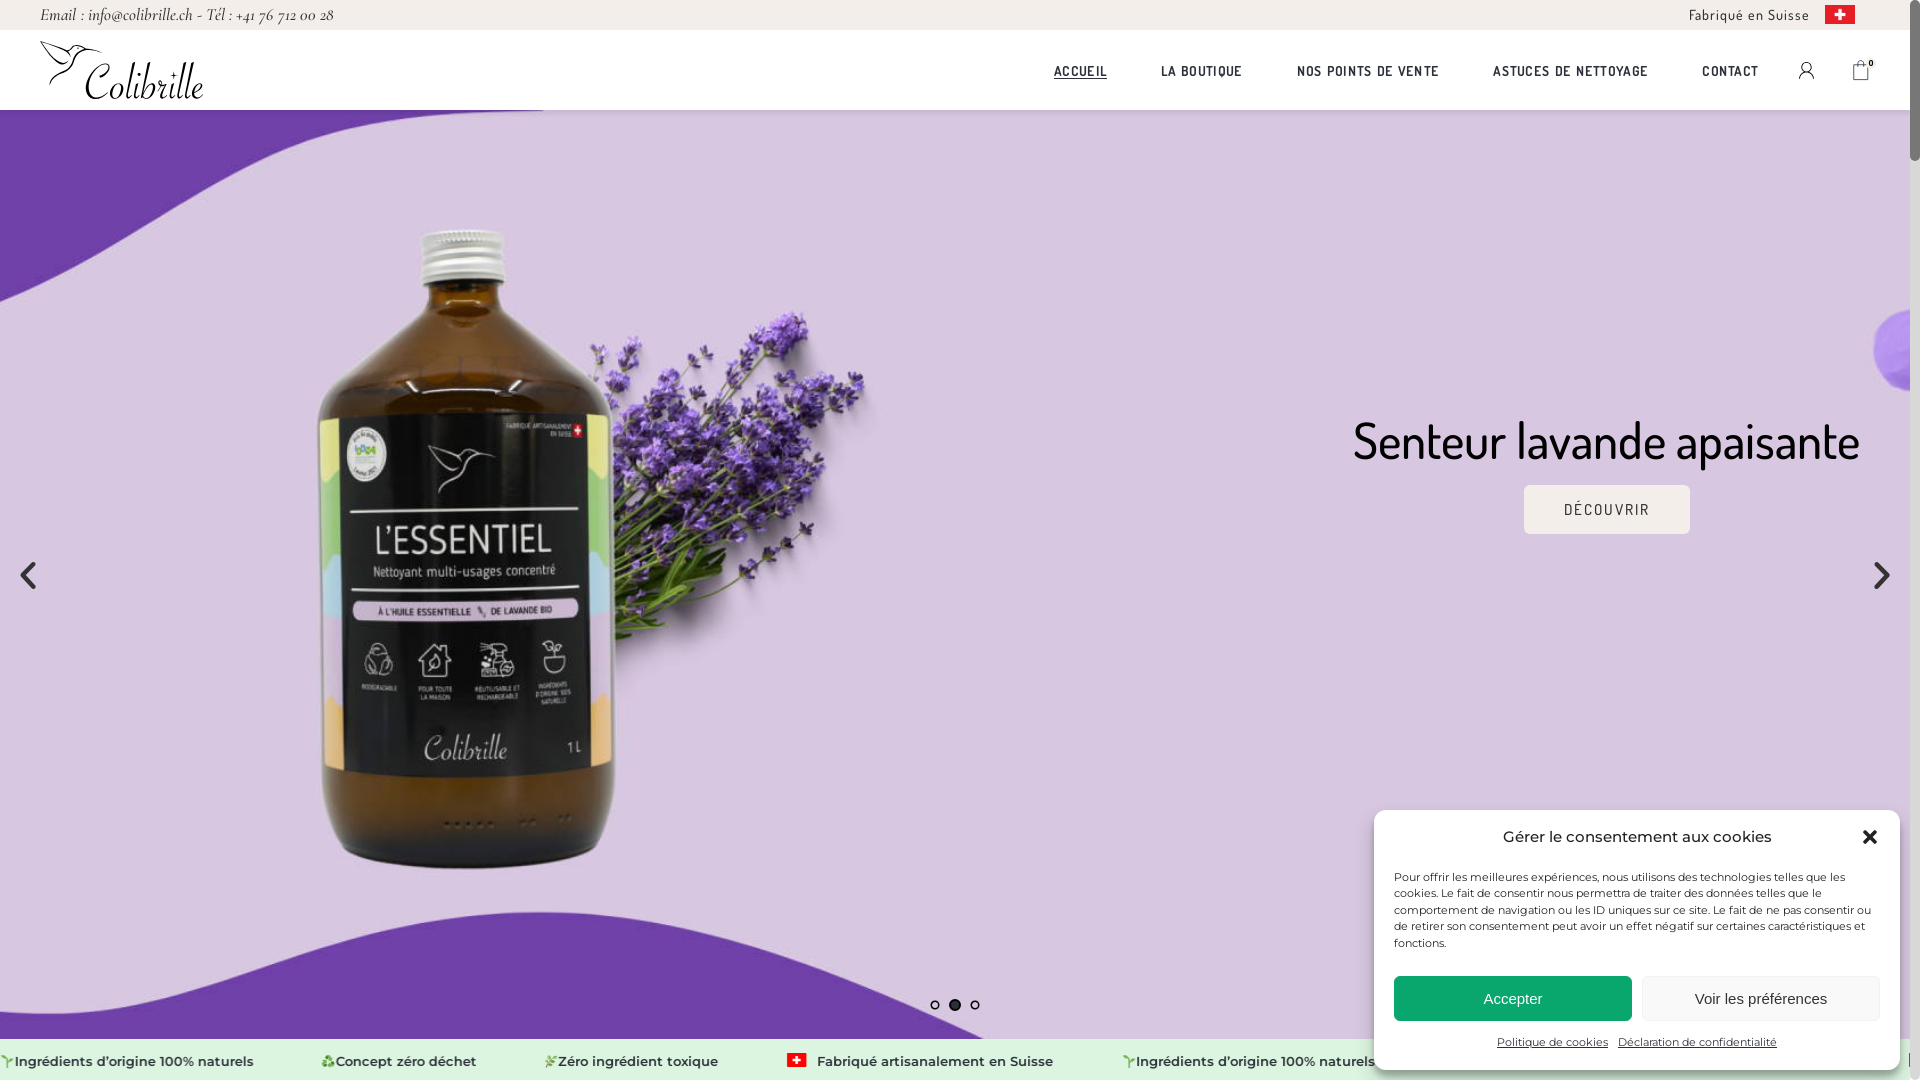  What do you see at coordinates (1728, 68) in the screenshot?
I see `'CONTACT'` at bounding box center [1728, 68].